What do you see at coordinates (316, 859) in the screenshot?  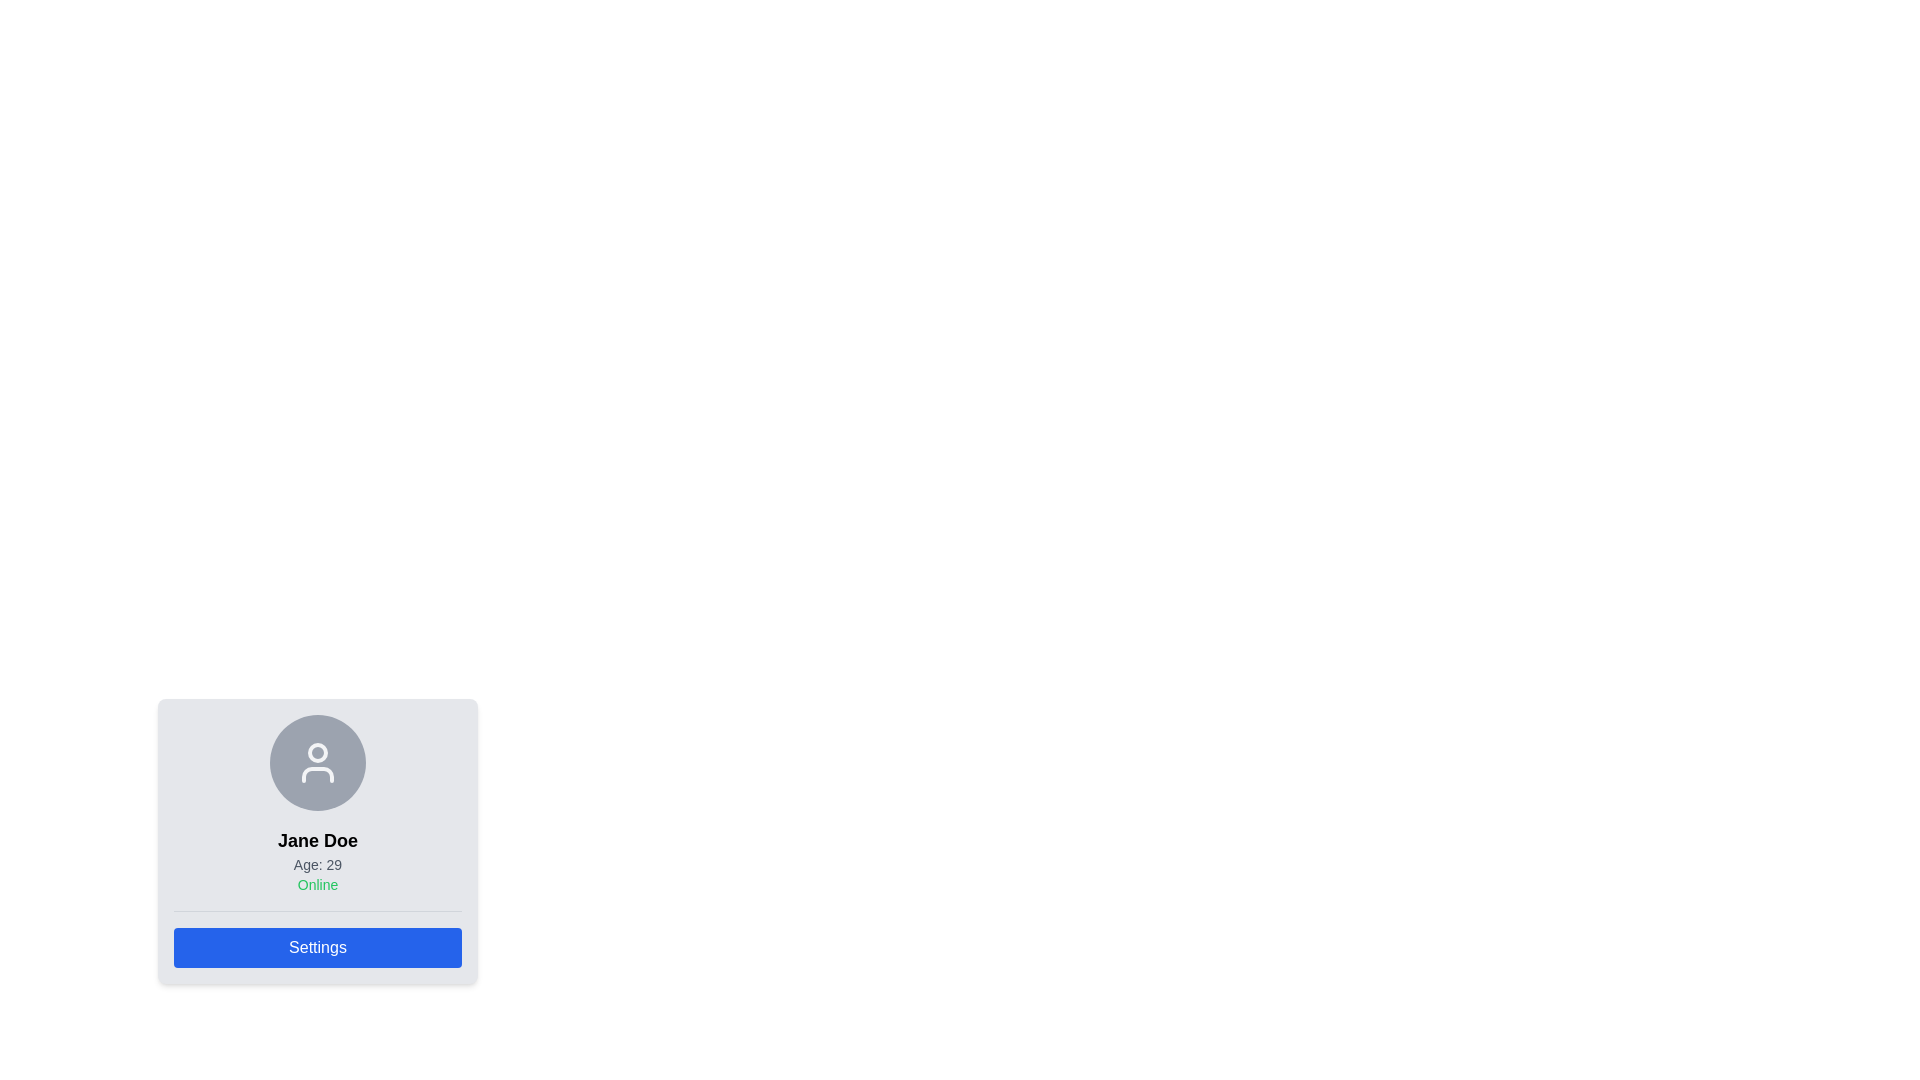 I see `the text block displaying key profile information, including name, age, and online status, located in the middle of the card component` at bounding box center [316, 859].